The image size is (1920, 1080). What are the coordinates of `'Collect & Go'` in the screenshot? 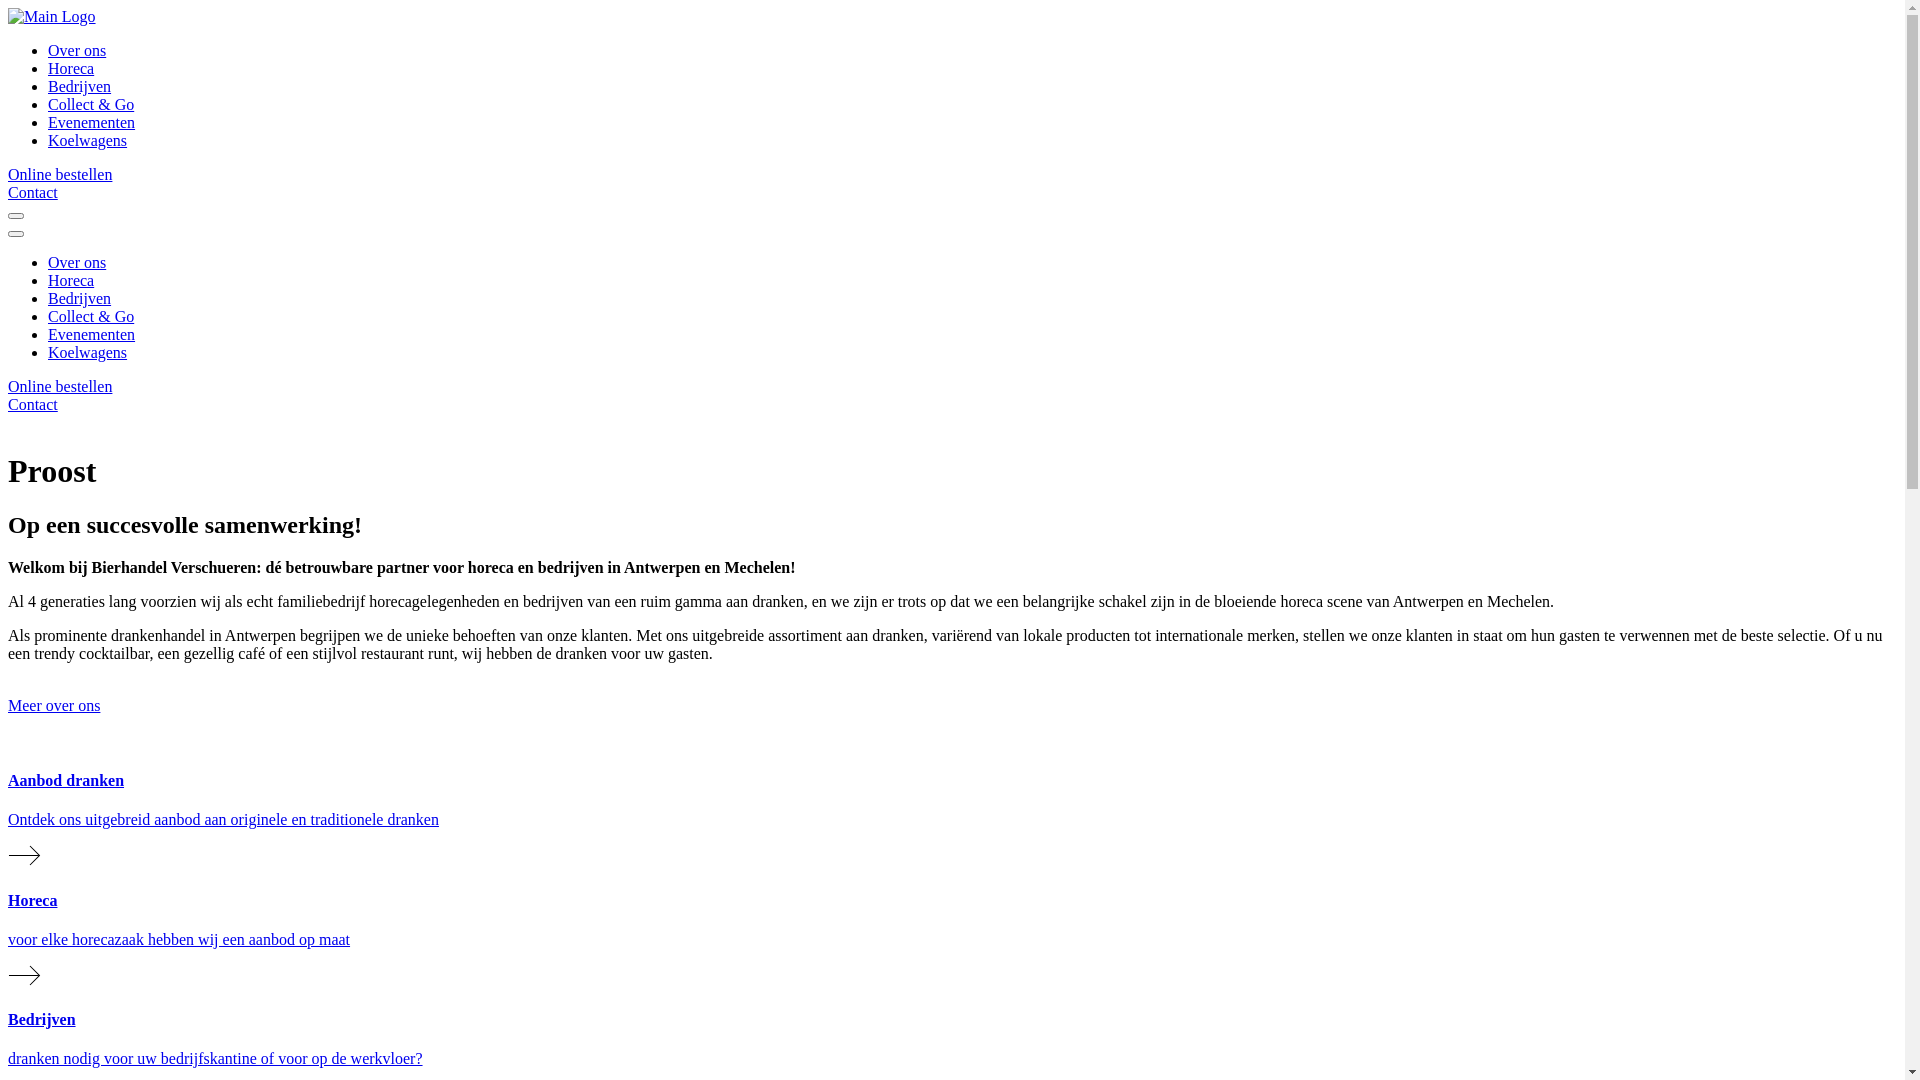 It's located at (90, 315).